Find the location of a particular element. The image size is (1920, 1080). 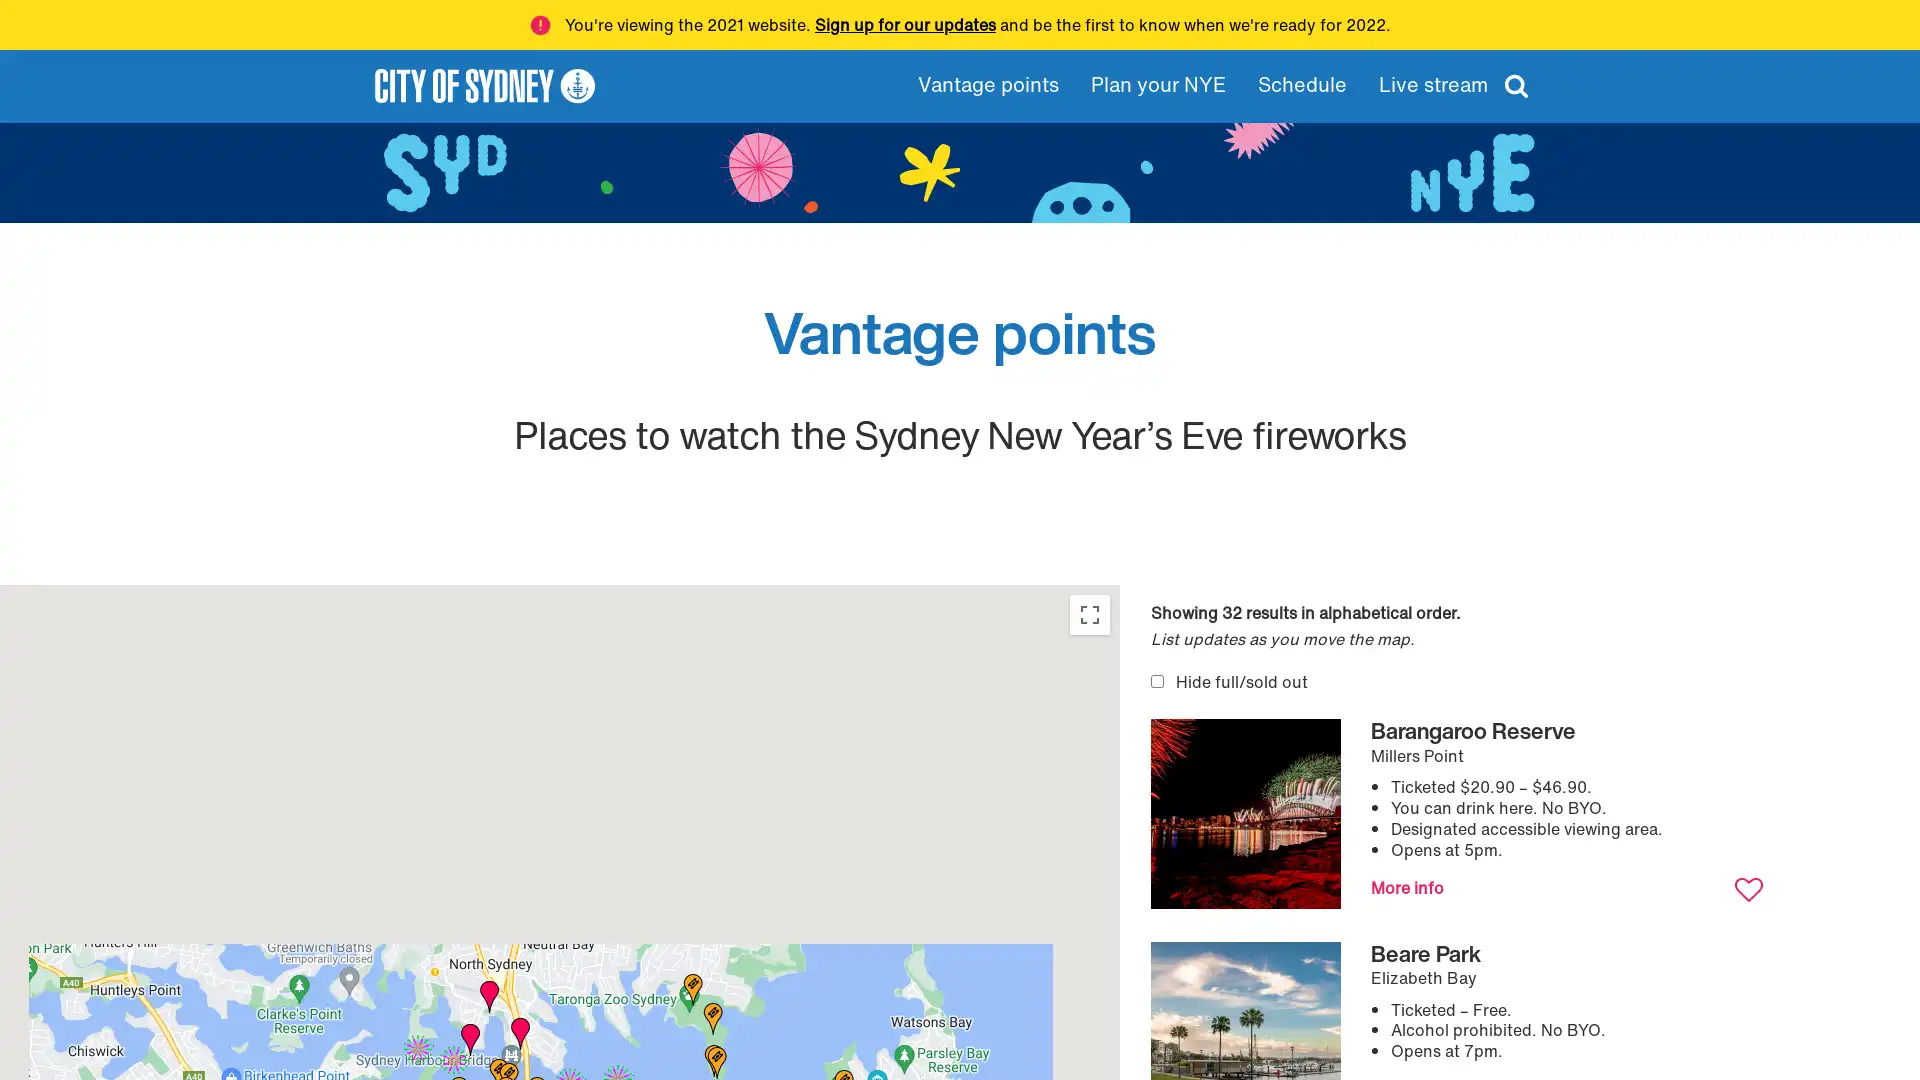

Apply is located at coordinates (1431, 163).